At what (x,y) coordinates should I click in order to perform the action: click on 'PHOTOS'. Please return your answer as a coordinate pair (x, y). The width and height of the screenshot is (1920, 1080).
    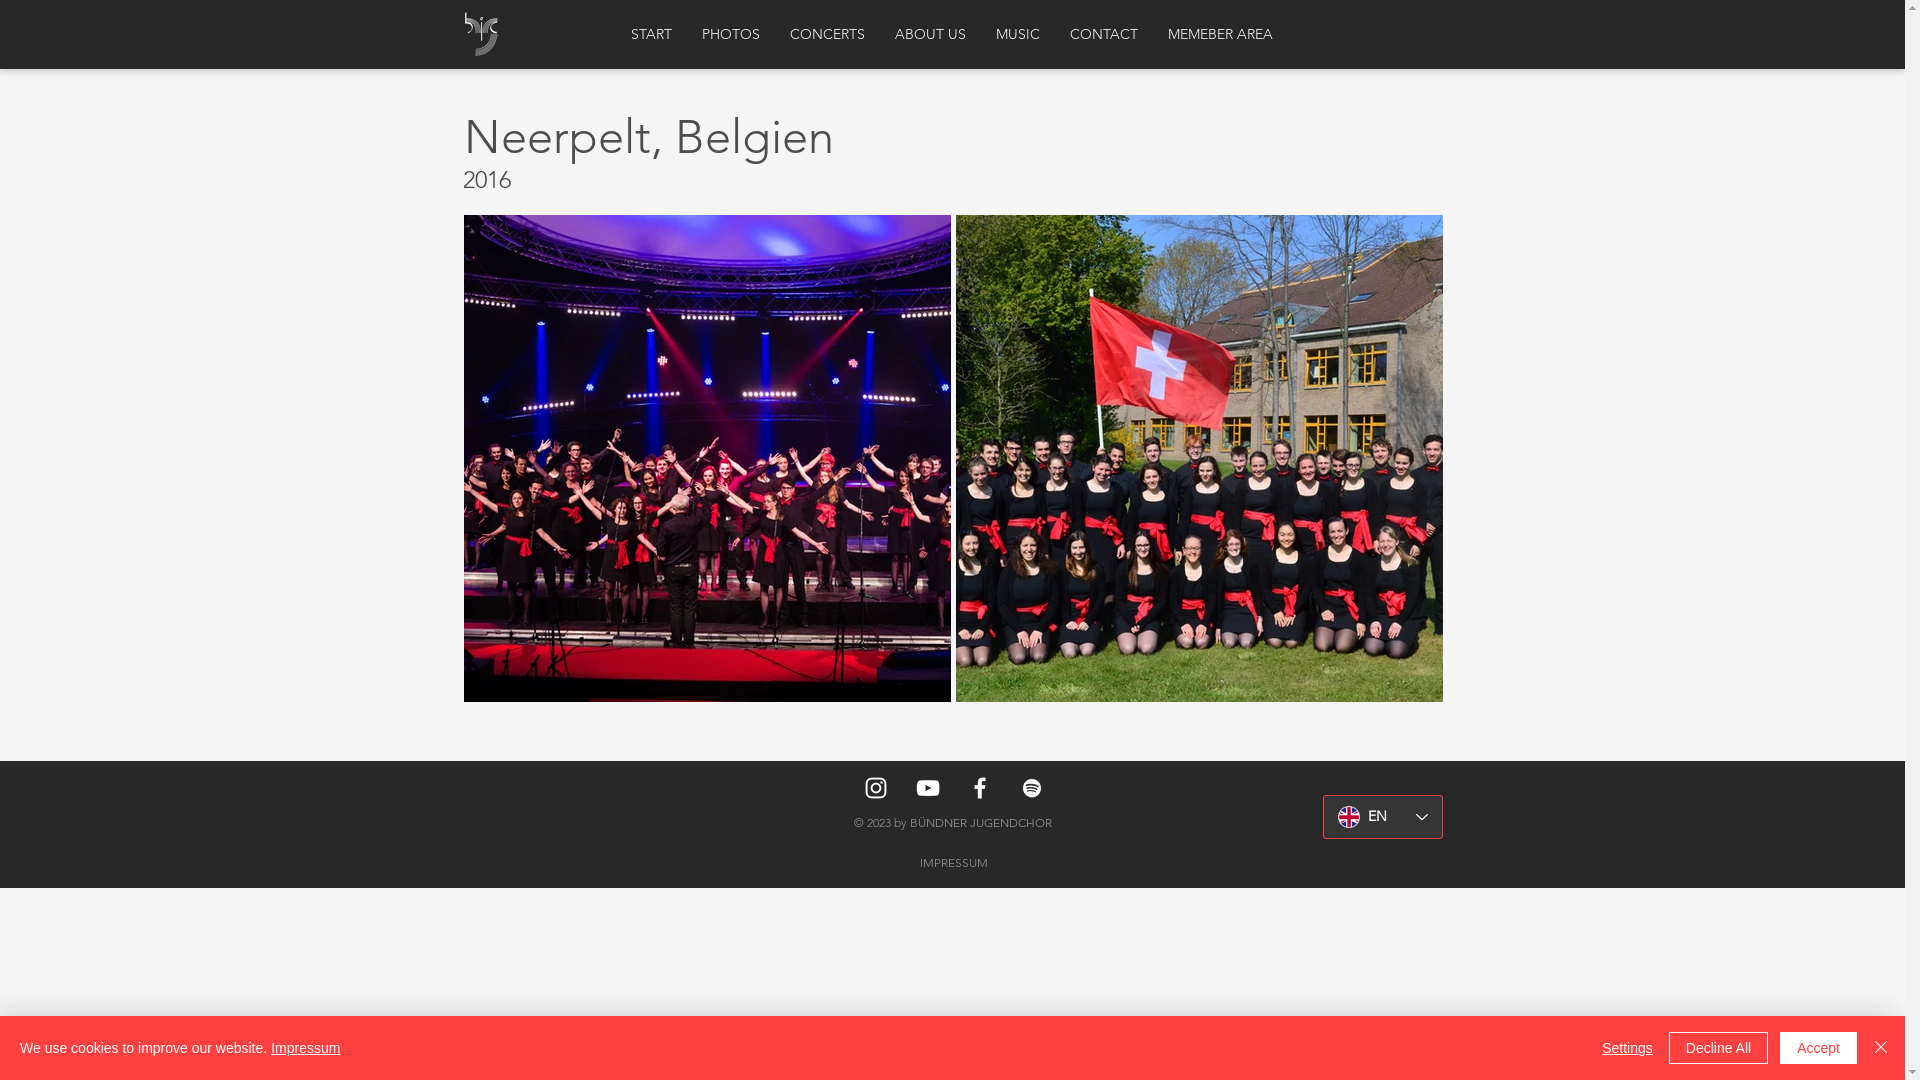
    Looking at the image, I should click on (729, 34).